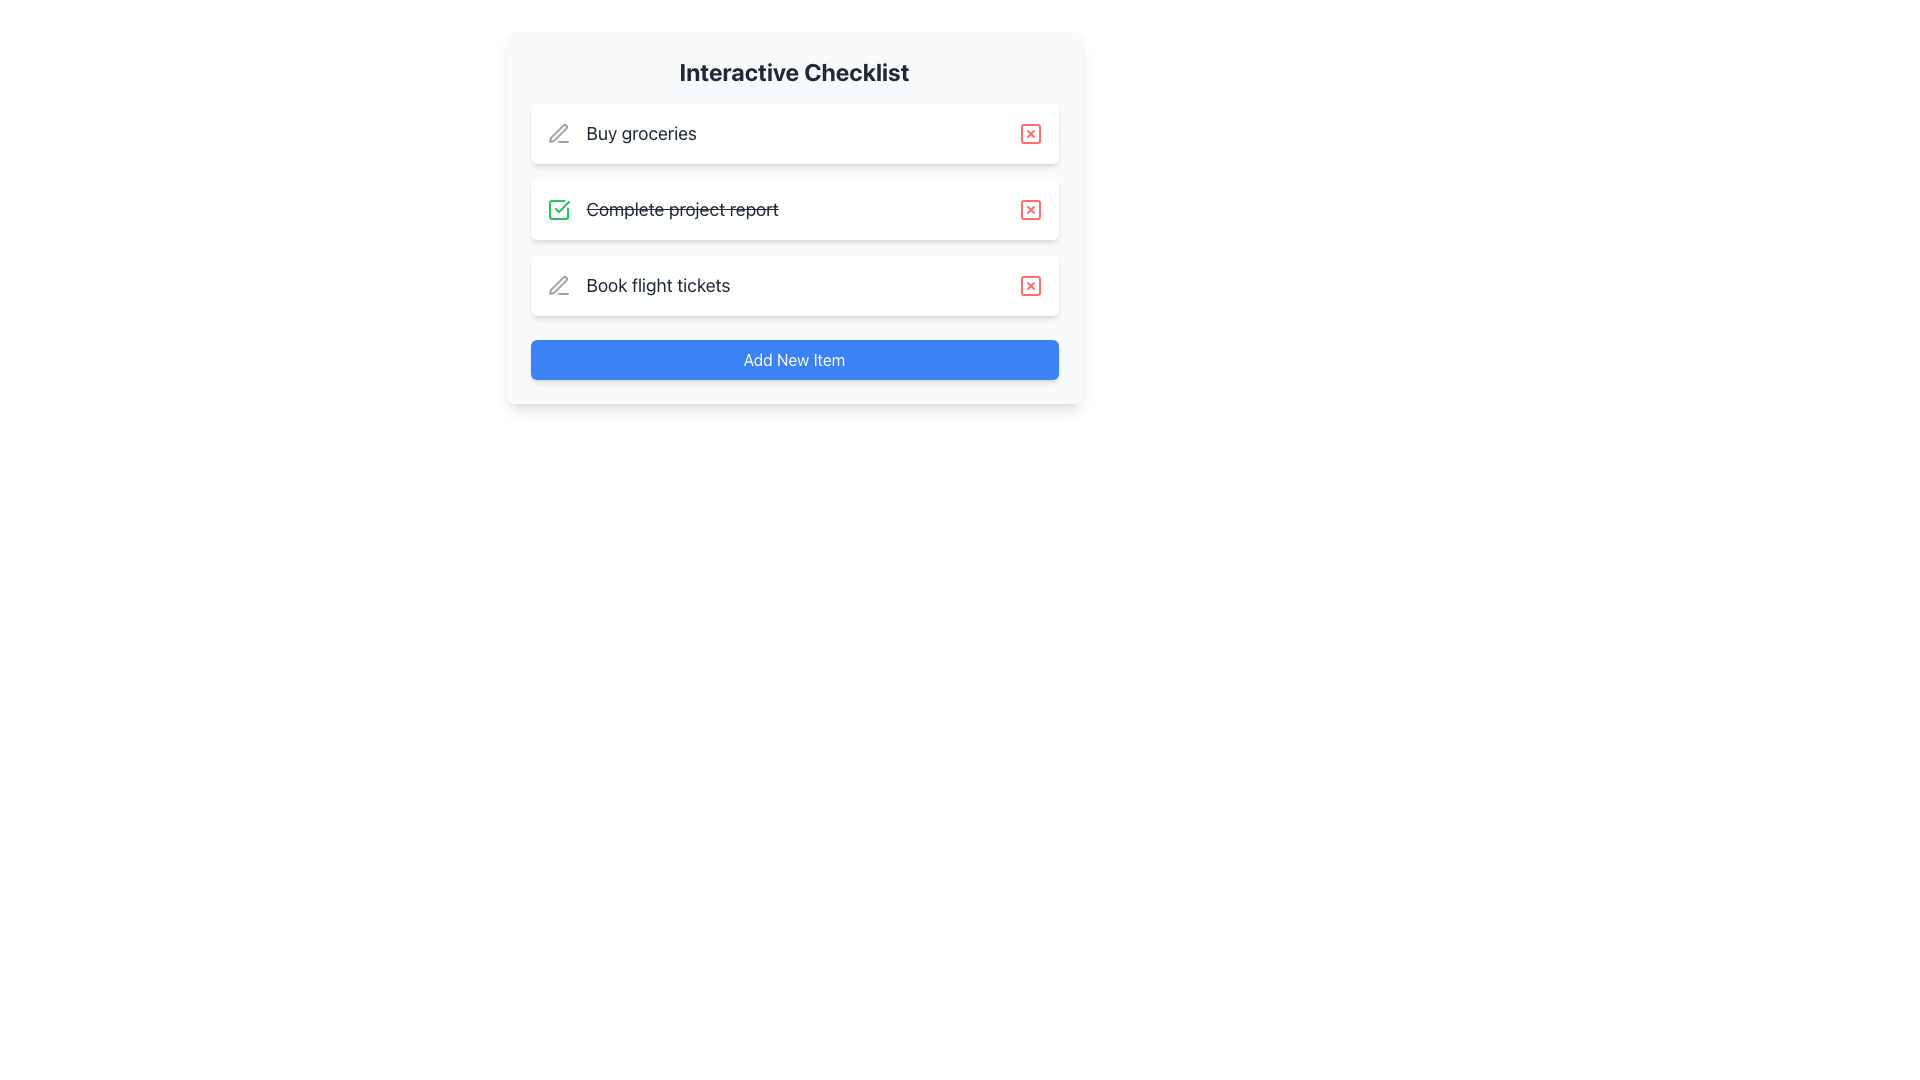 This screenshot has width=1920, height=1080. I want to click on the red square shape with rounded corners that surrounds the 'X' symbol, located at the far right of the 'Book flight tickets' text in the checklist, so click(1030, 285).